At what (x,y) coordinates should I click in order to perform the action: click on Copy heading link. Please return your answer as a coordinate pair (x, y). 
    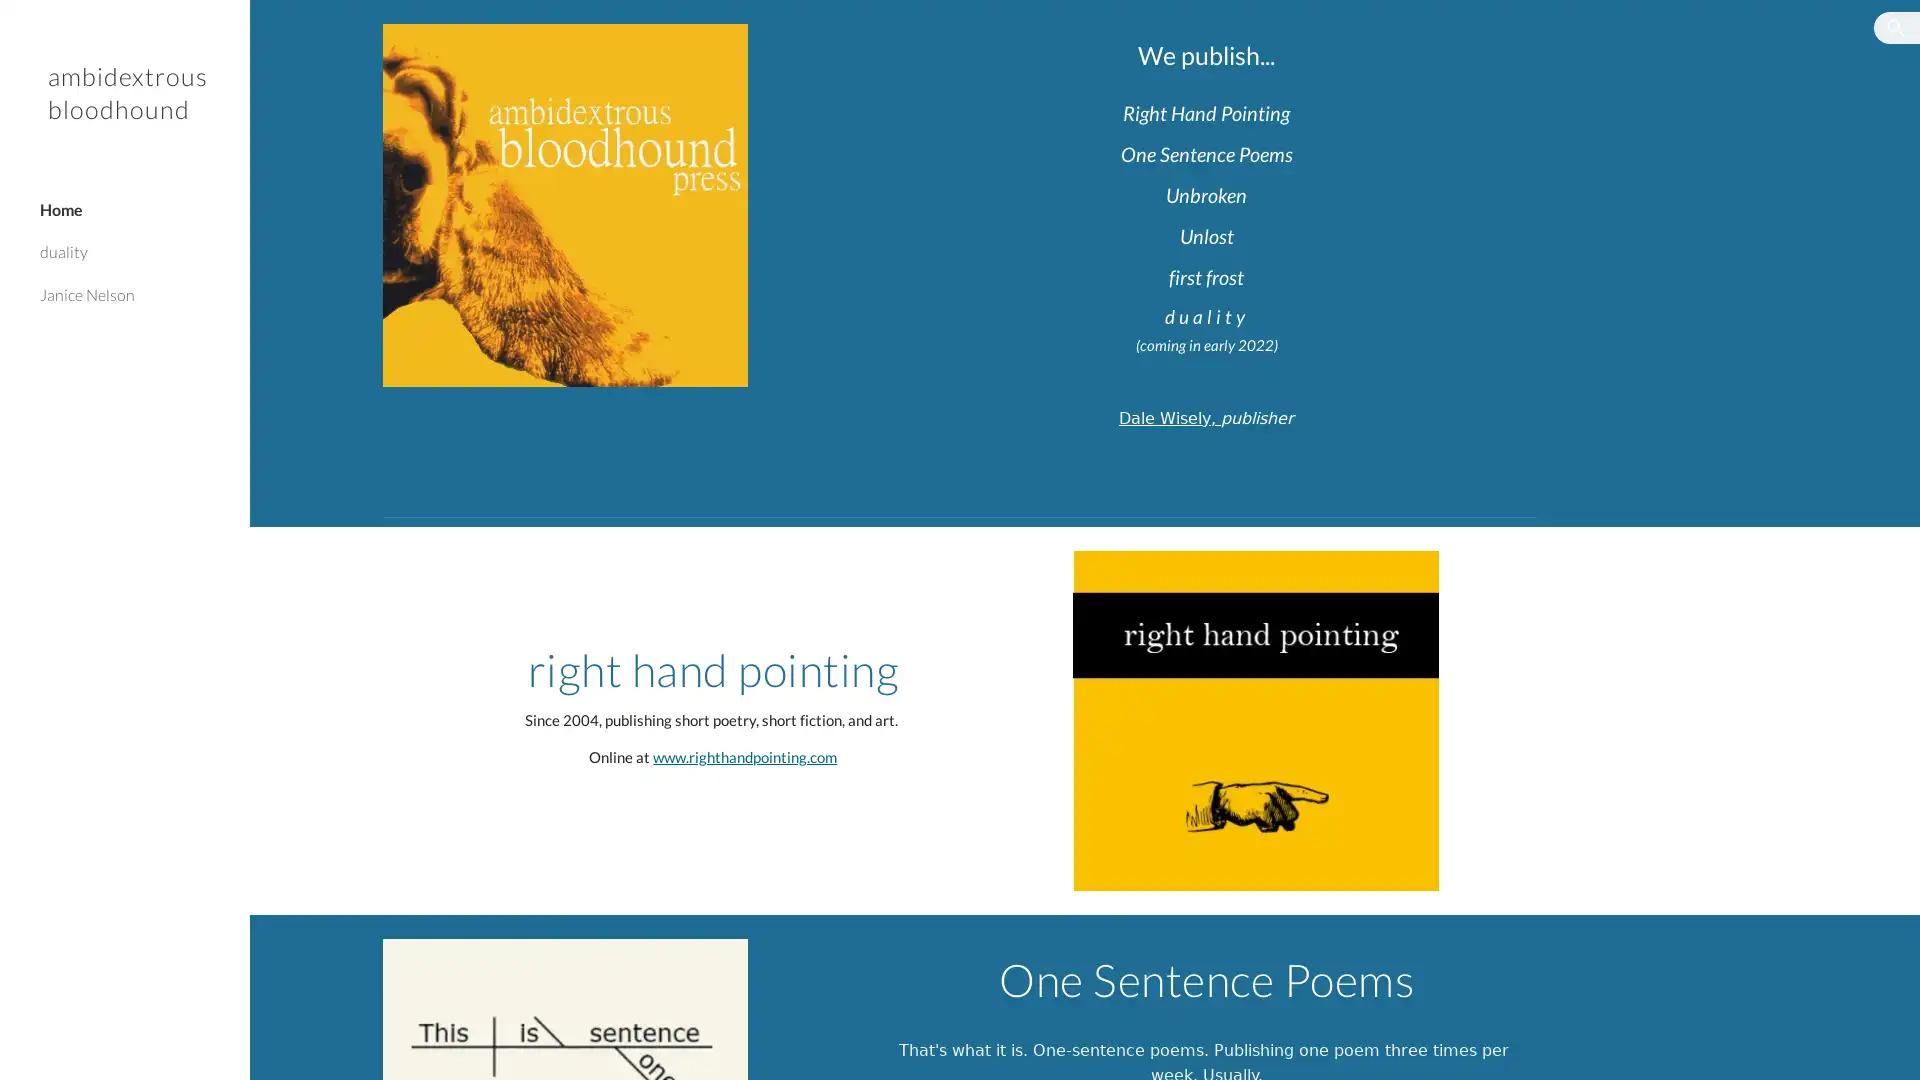
    Looking at the image, I should click on (1391, 277).